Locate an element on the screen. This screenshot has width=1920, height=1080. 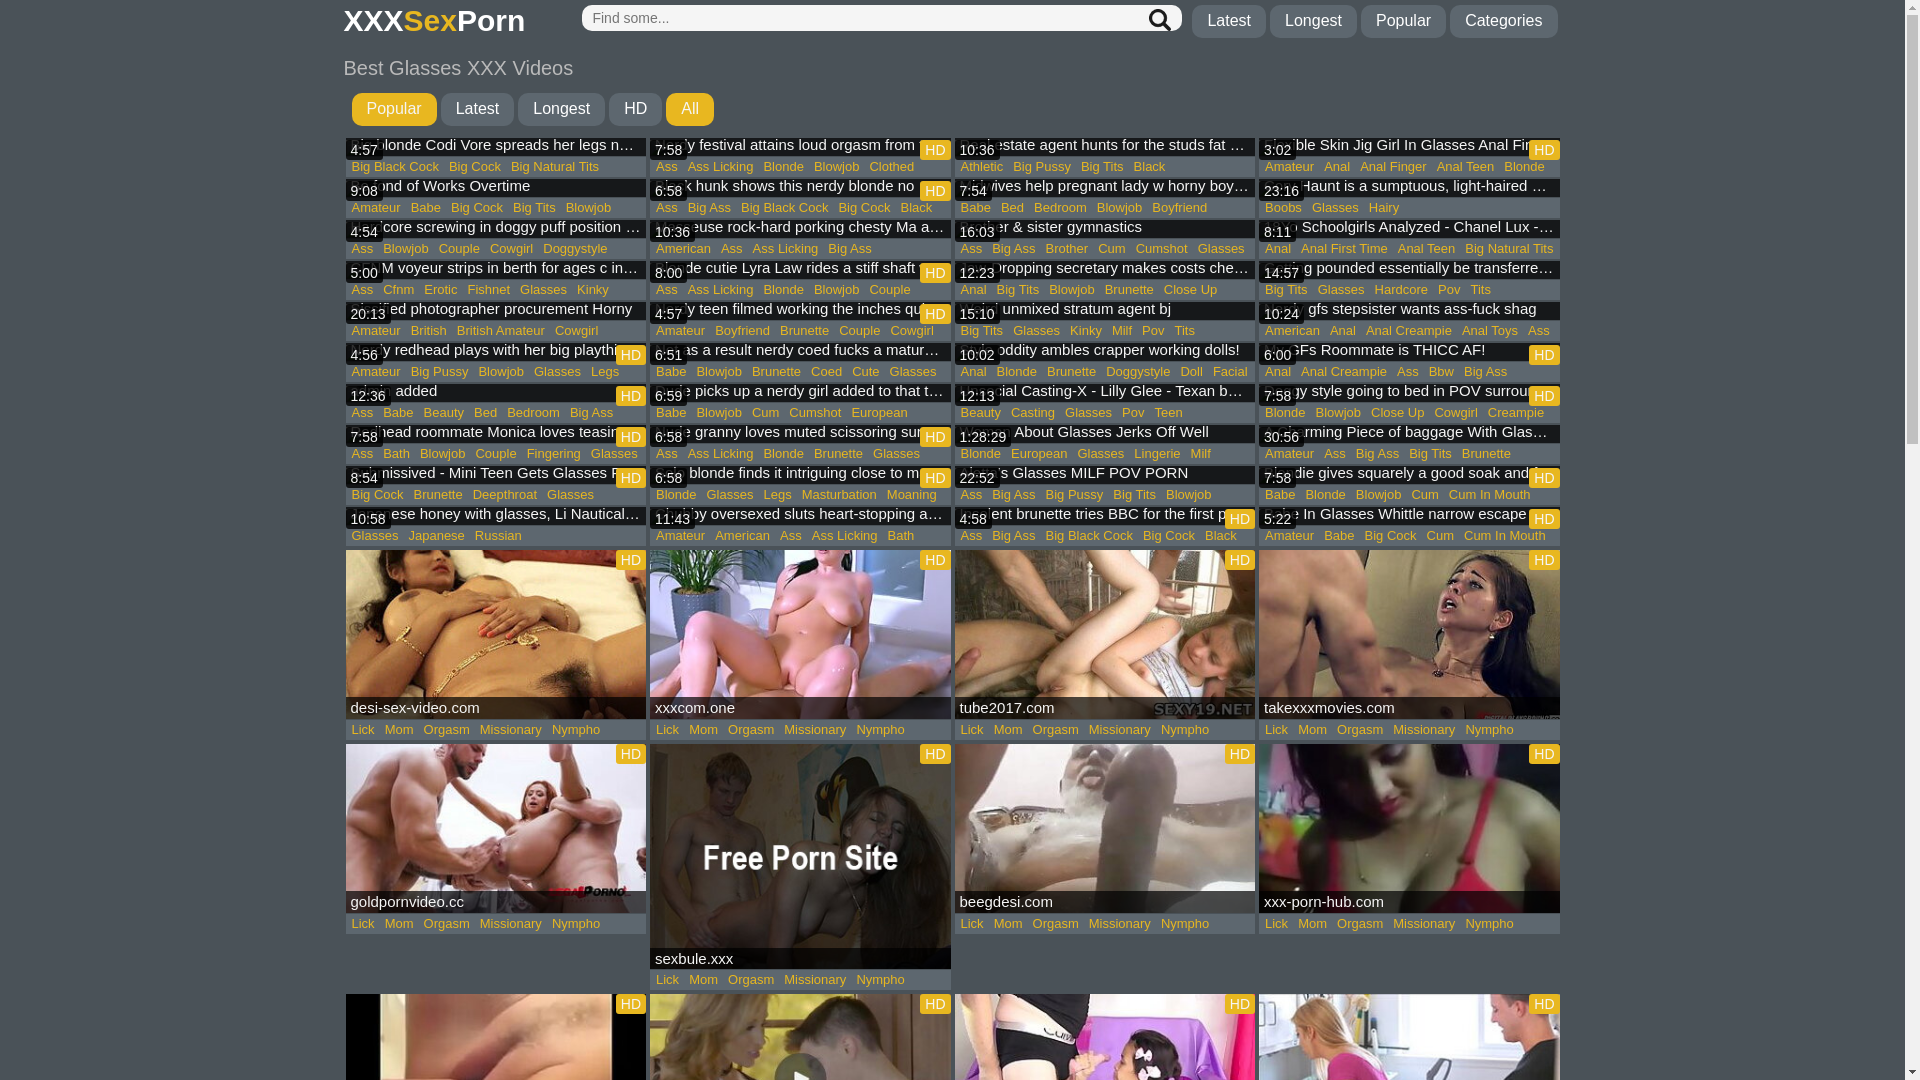
'XXXSexPorn' is located at coordinates (434, 21).